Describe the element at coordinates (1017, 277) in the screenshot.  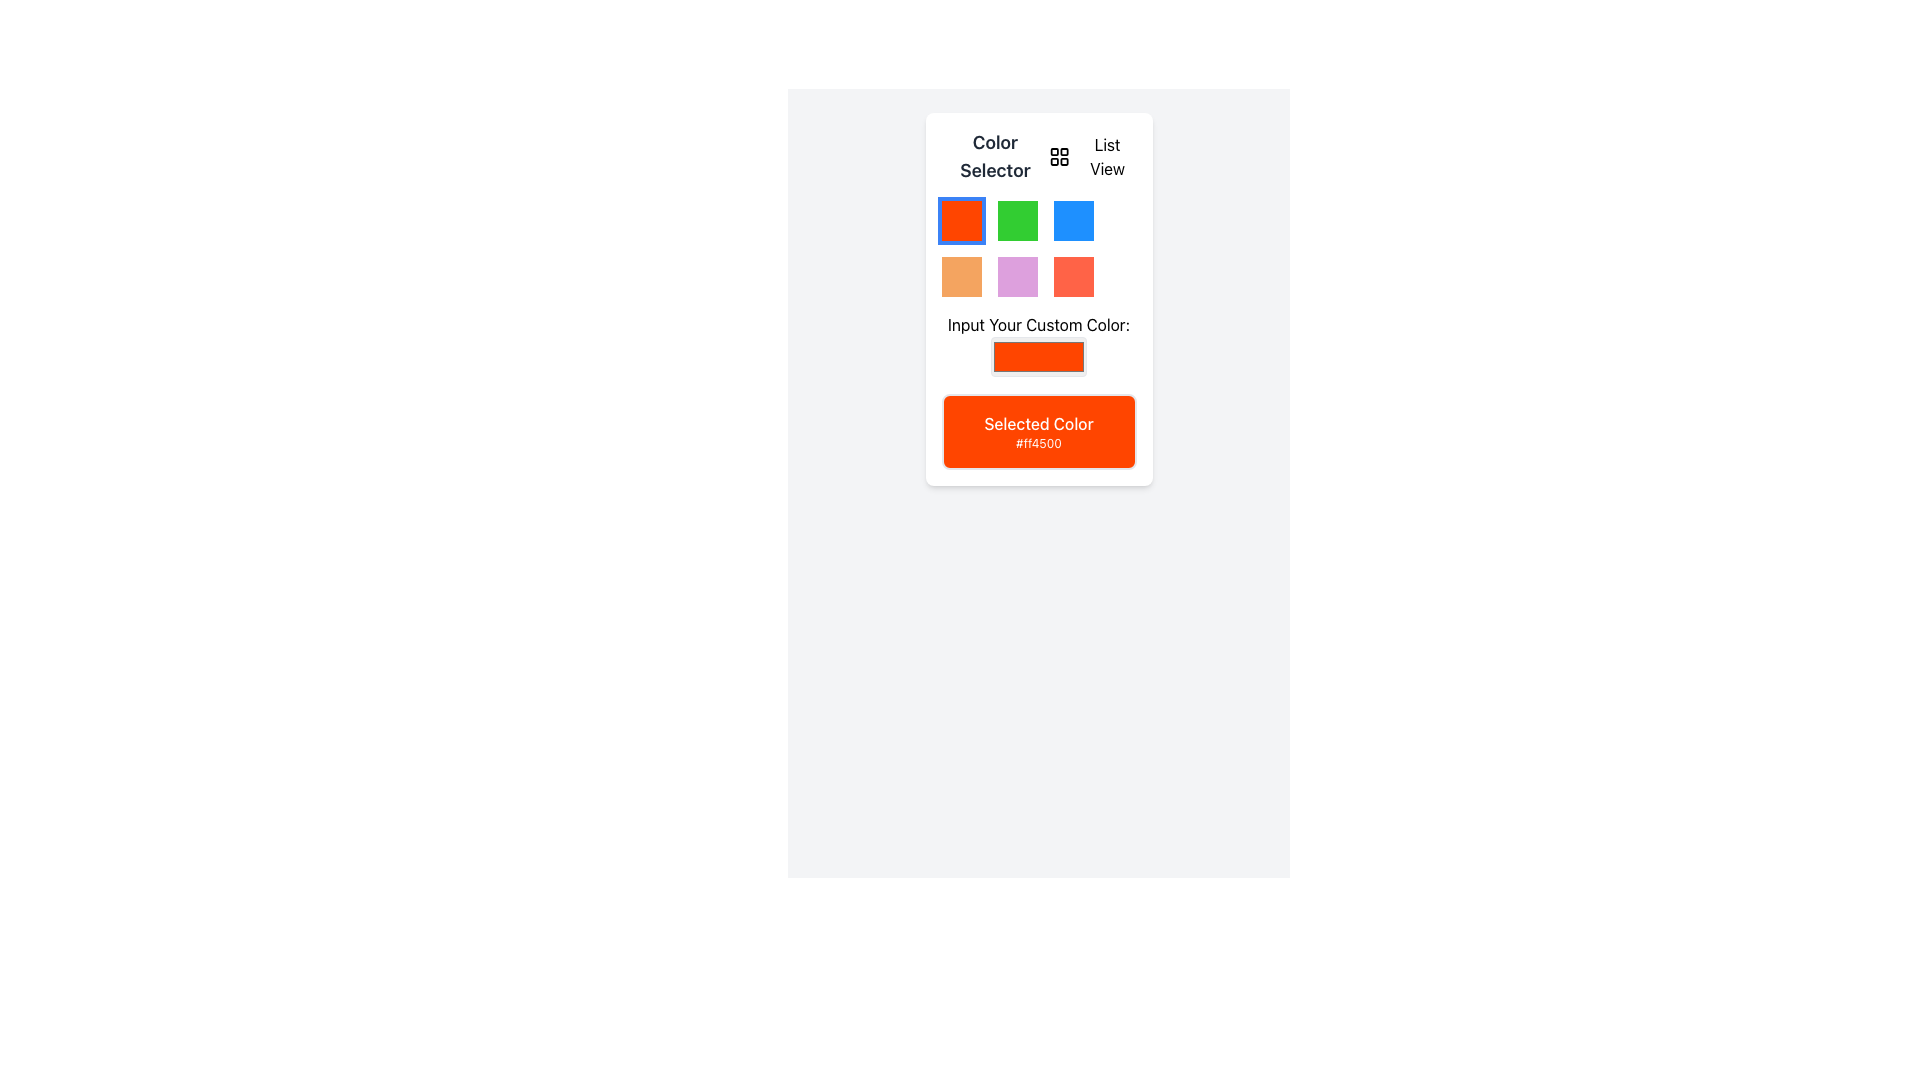
I see `the Grid Item (Color) in the second row and second column of the color selection grid` at that location.